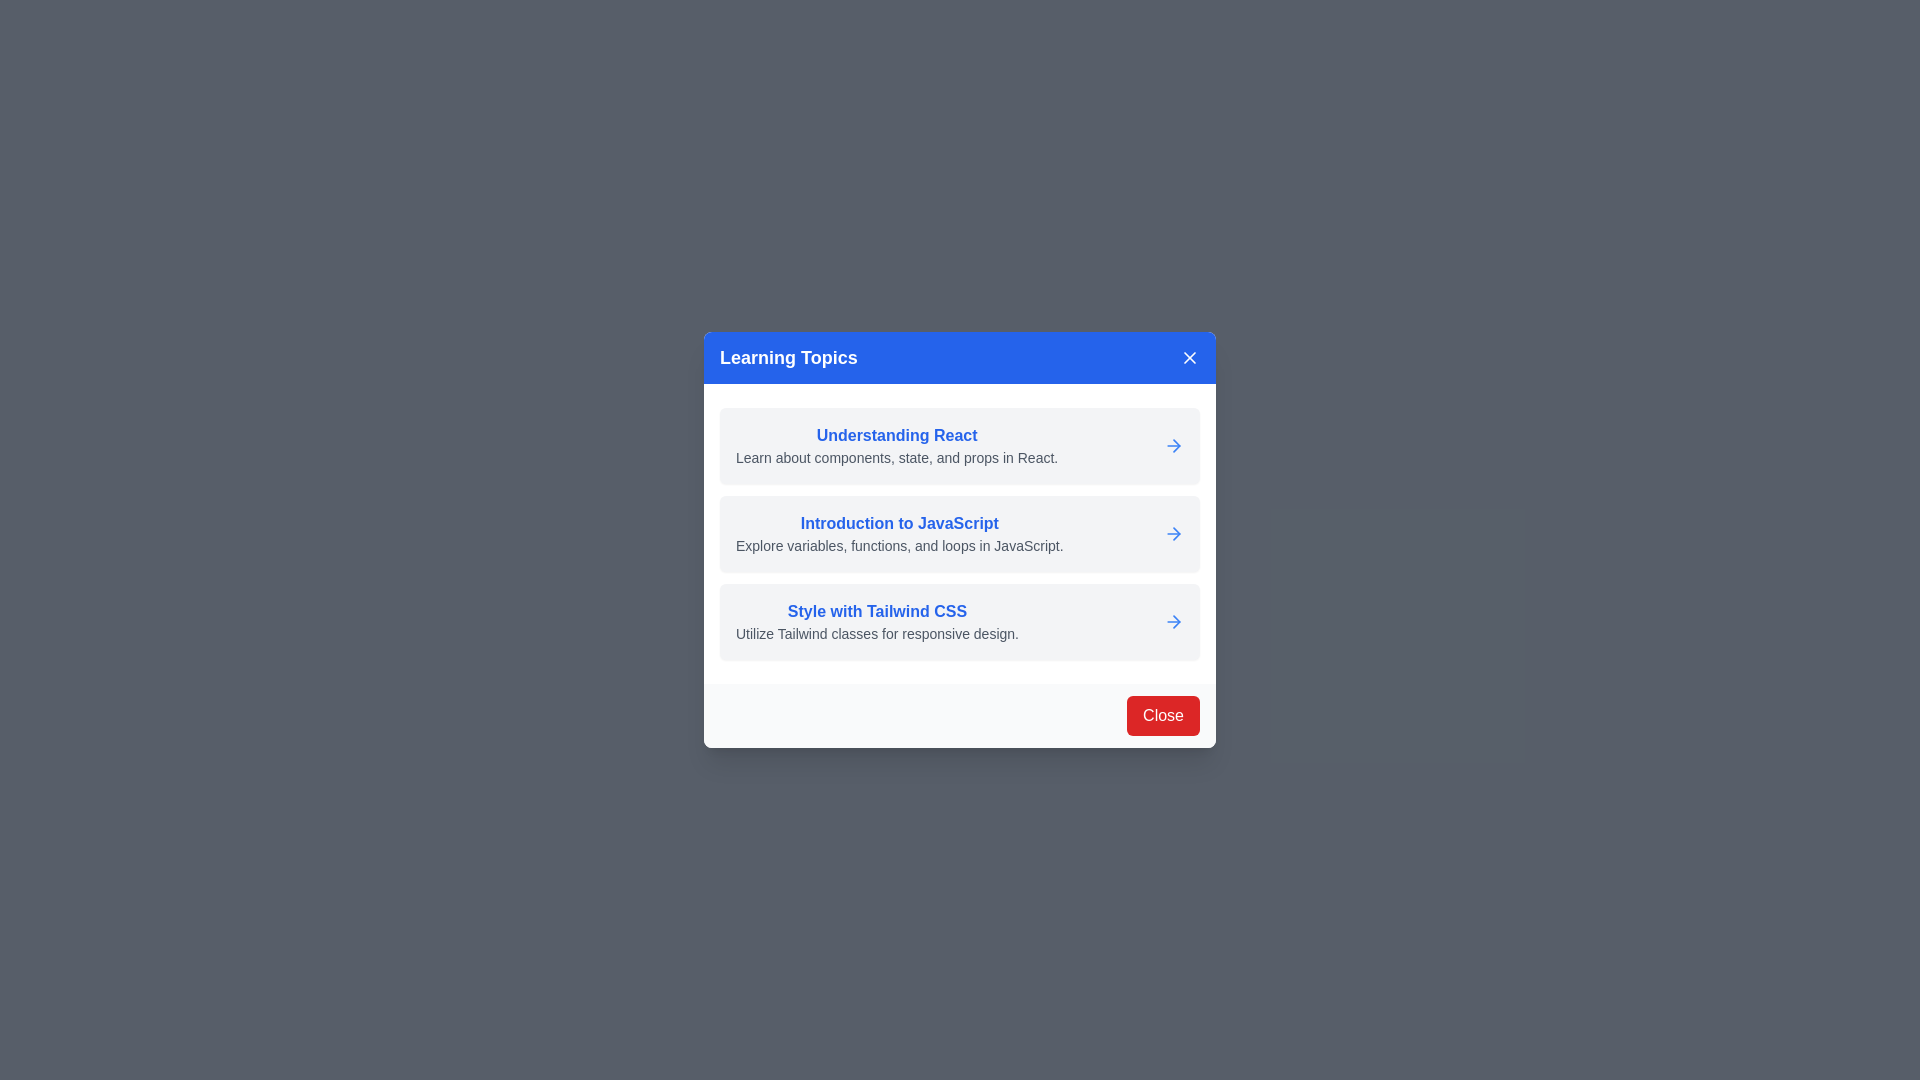 Image resolution: width=1920 pixels, height=1080 pixels. I want to click on the first clickable card in the 'Learning Topics' modal, so click(960, 445).